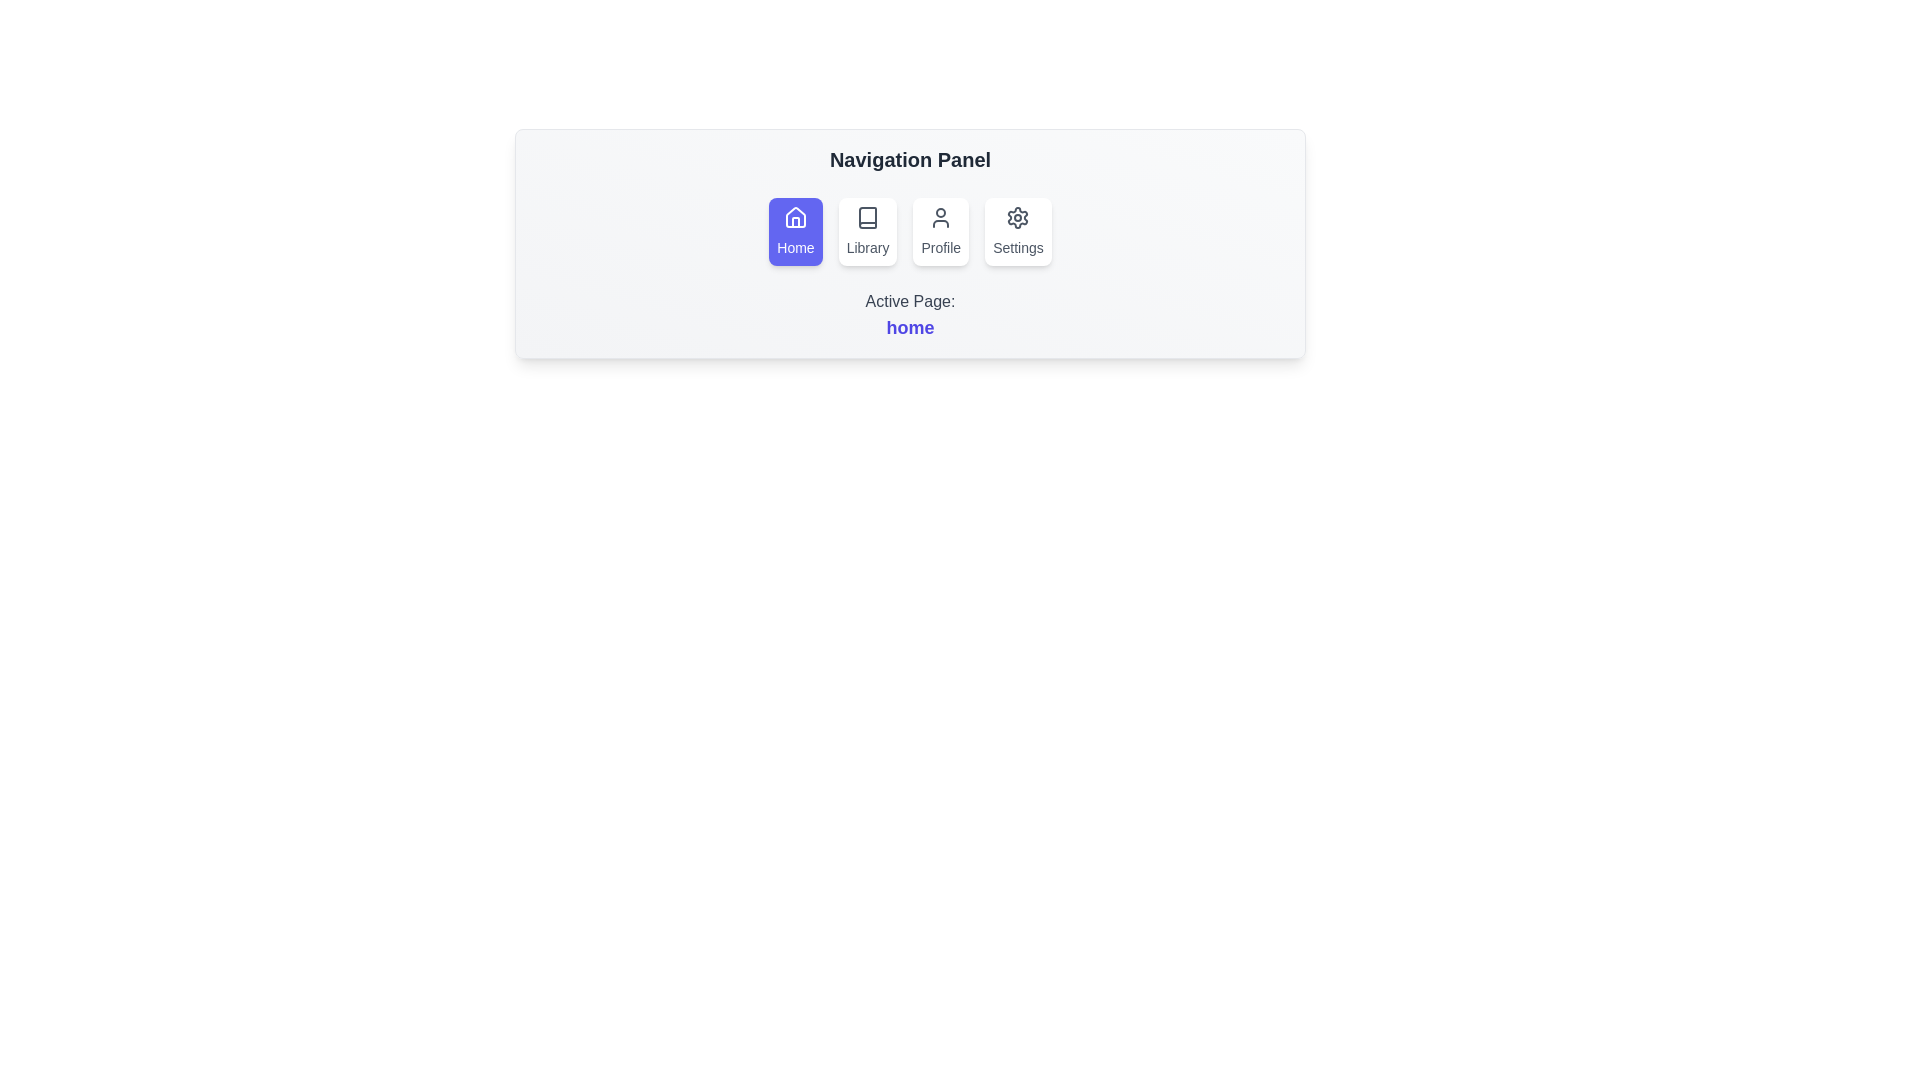  Describe the element at coordinates (940, 218) in the screenshot. I see `the user silhouette icon within the 'Profile' button located in the navigation panel` at that location.